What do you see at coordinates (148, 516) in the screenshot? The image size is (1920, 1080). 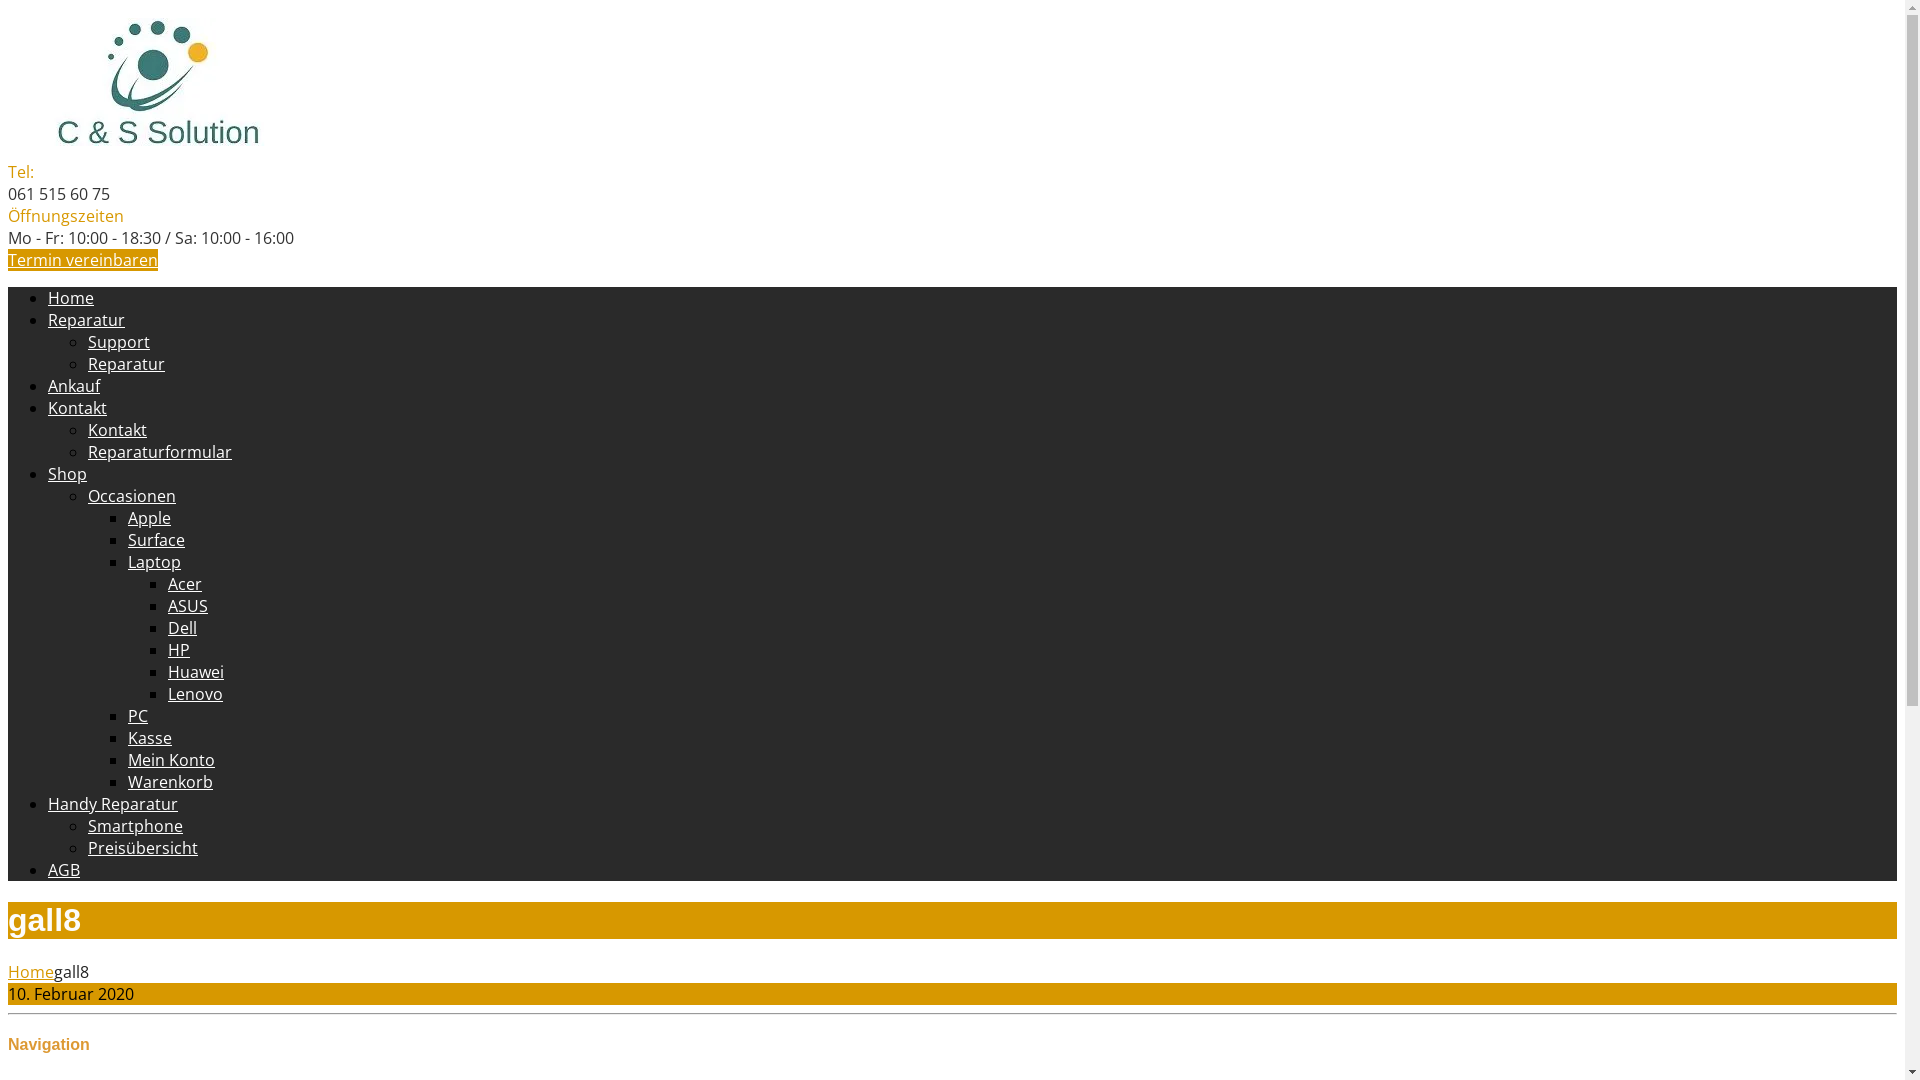 I see `'Apple'` at bounding box center [148, 516].